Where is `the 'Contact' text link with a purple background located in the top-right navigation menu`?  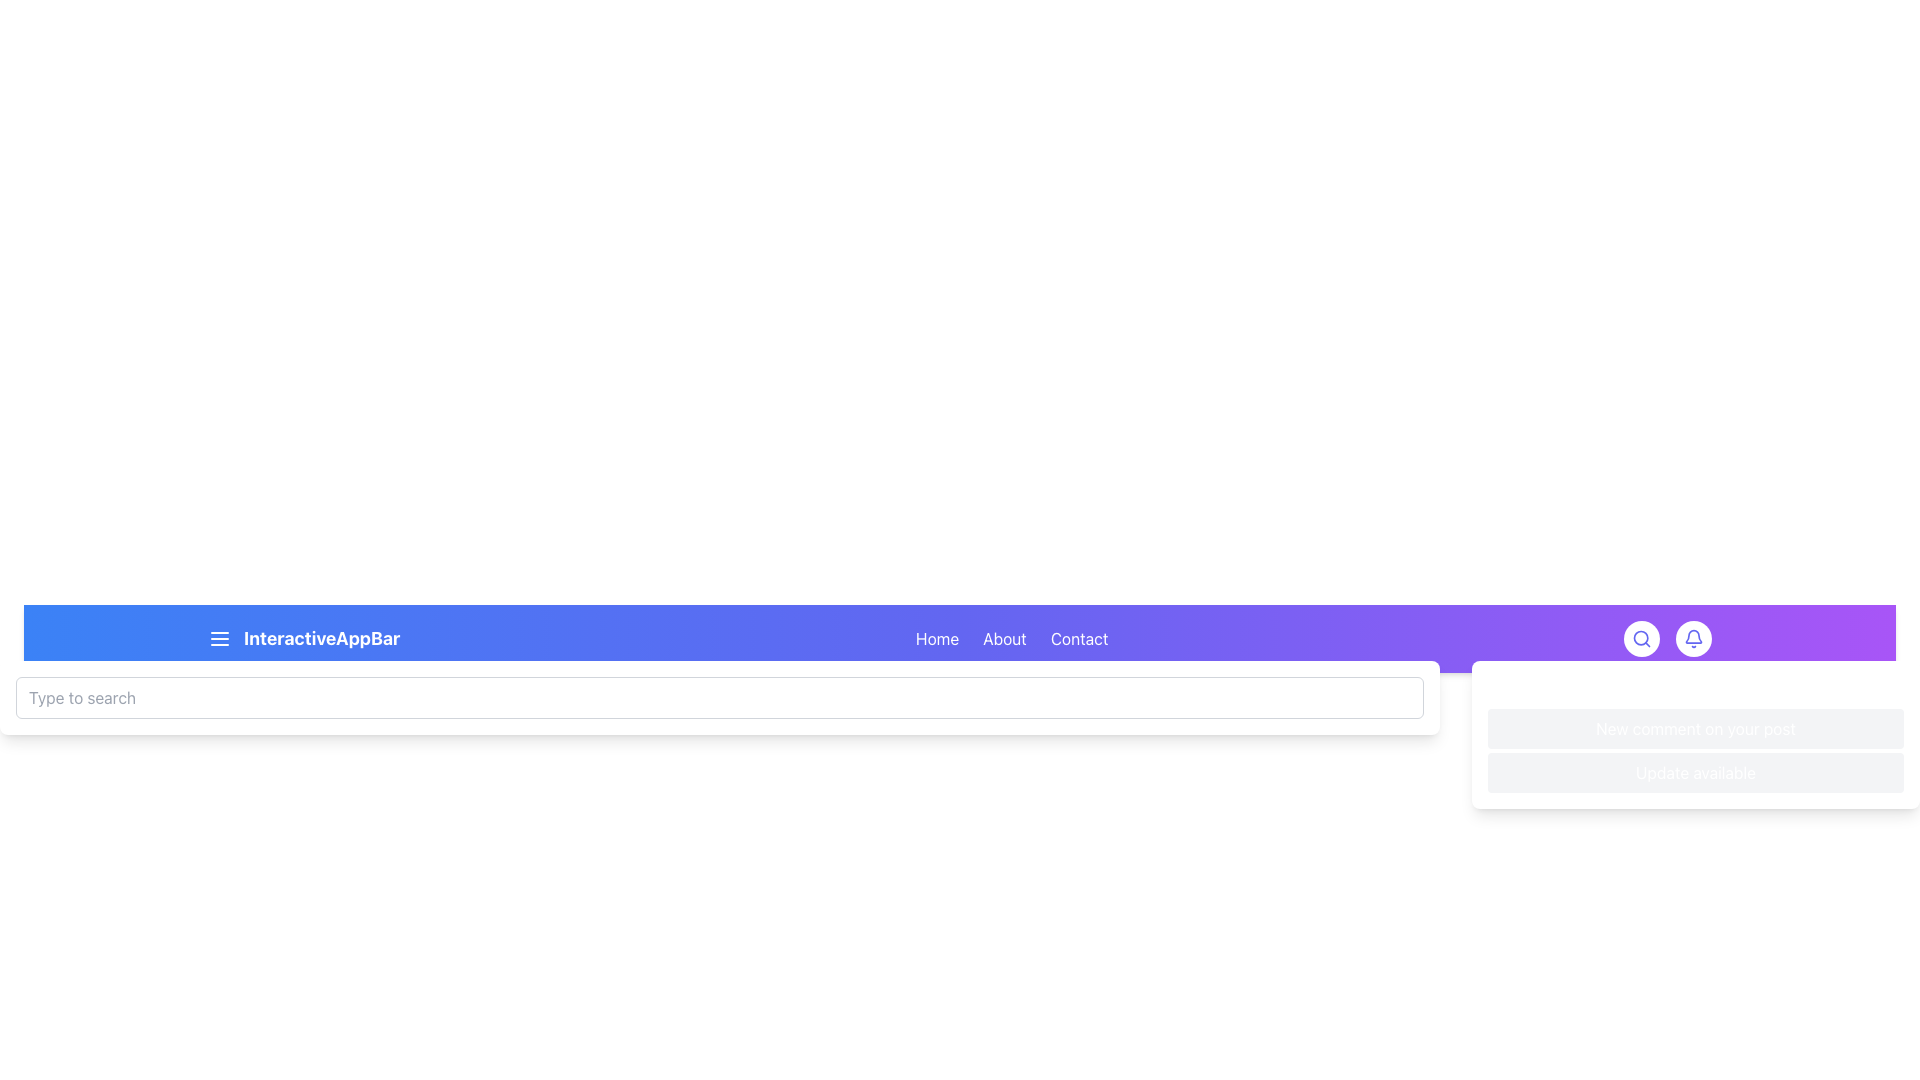 the 'Contact' text link with a purple background located in the top-right navigation menu is located at coordinates (1078, 639).